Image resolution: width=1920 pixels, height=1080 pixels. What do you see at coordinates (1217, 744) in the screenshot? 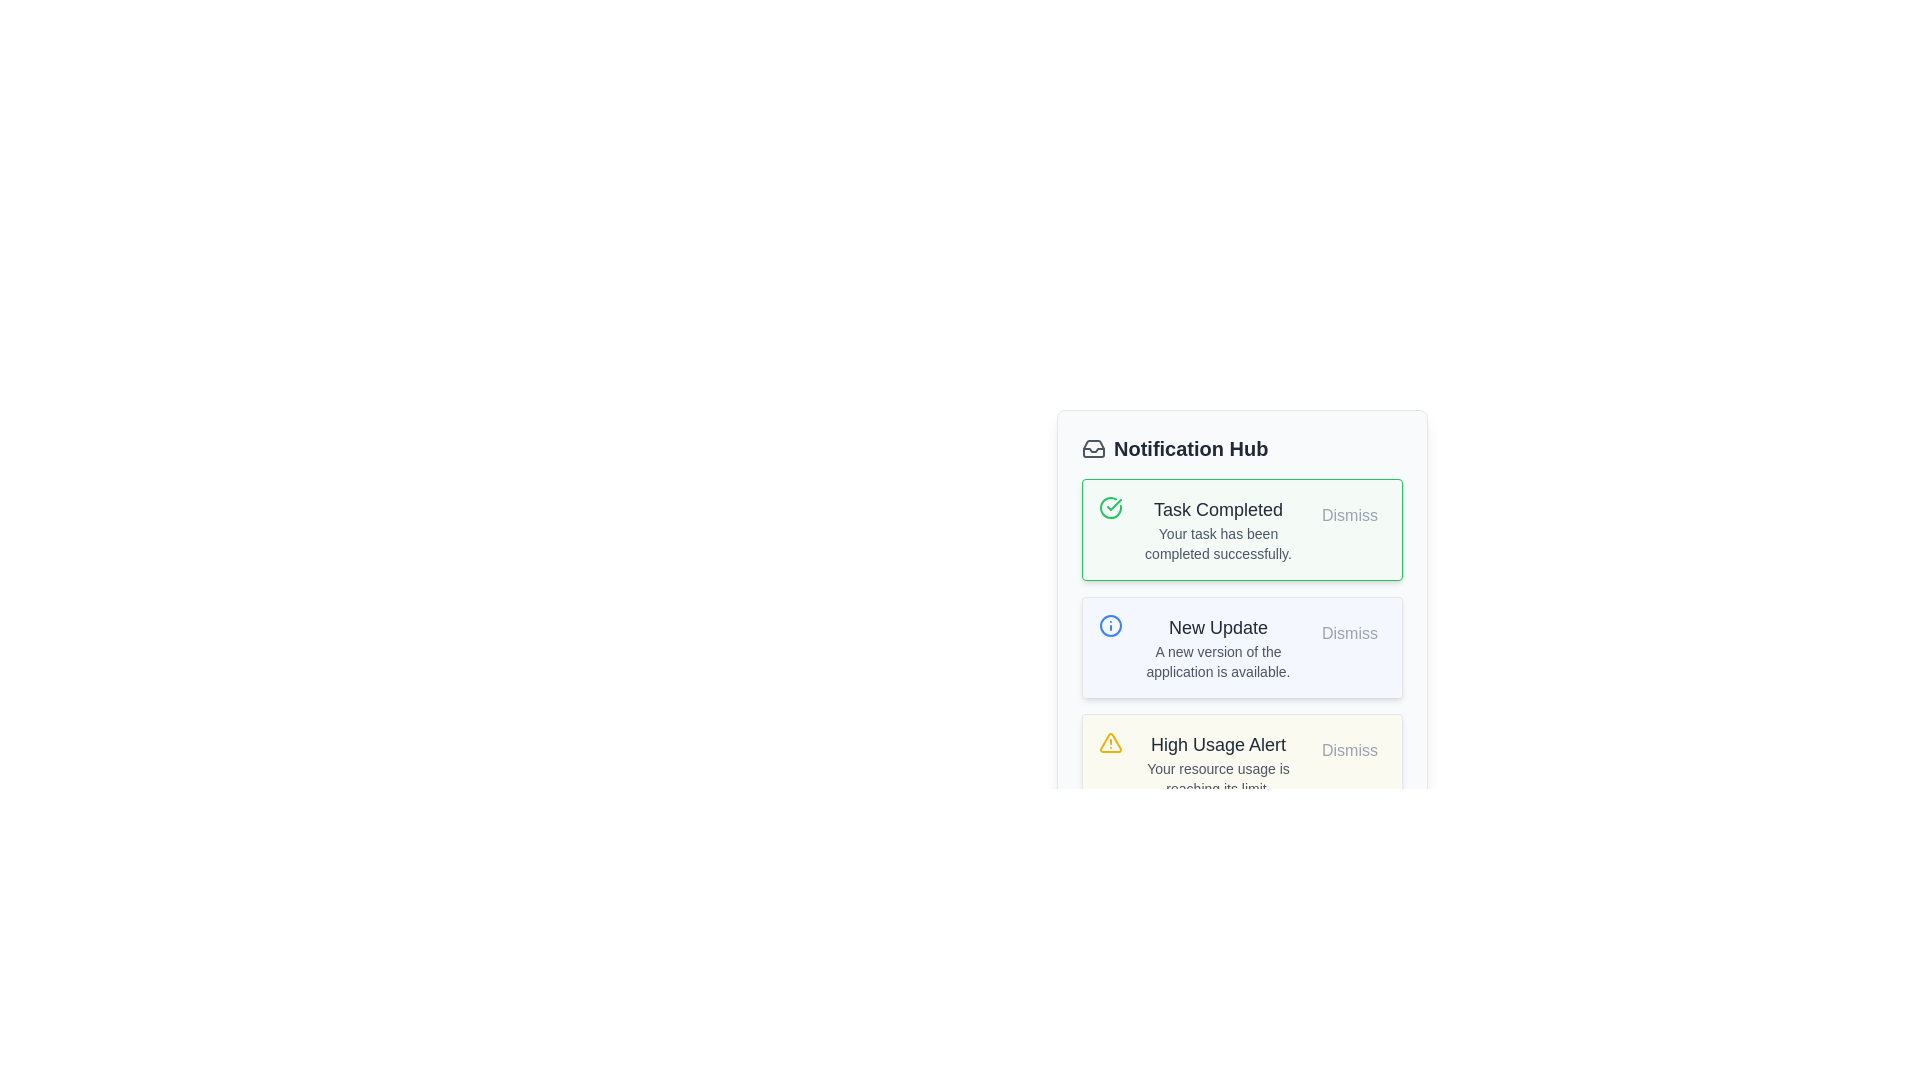
I see `text from the header of the 'High Usage Alert' notification, which is located in the third notification box within the 'Notification Hub'` at bounding box center [1217, 744].